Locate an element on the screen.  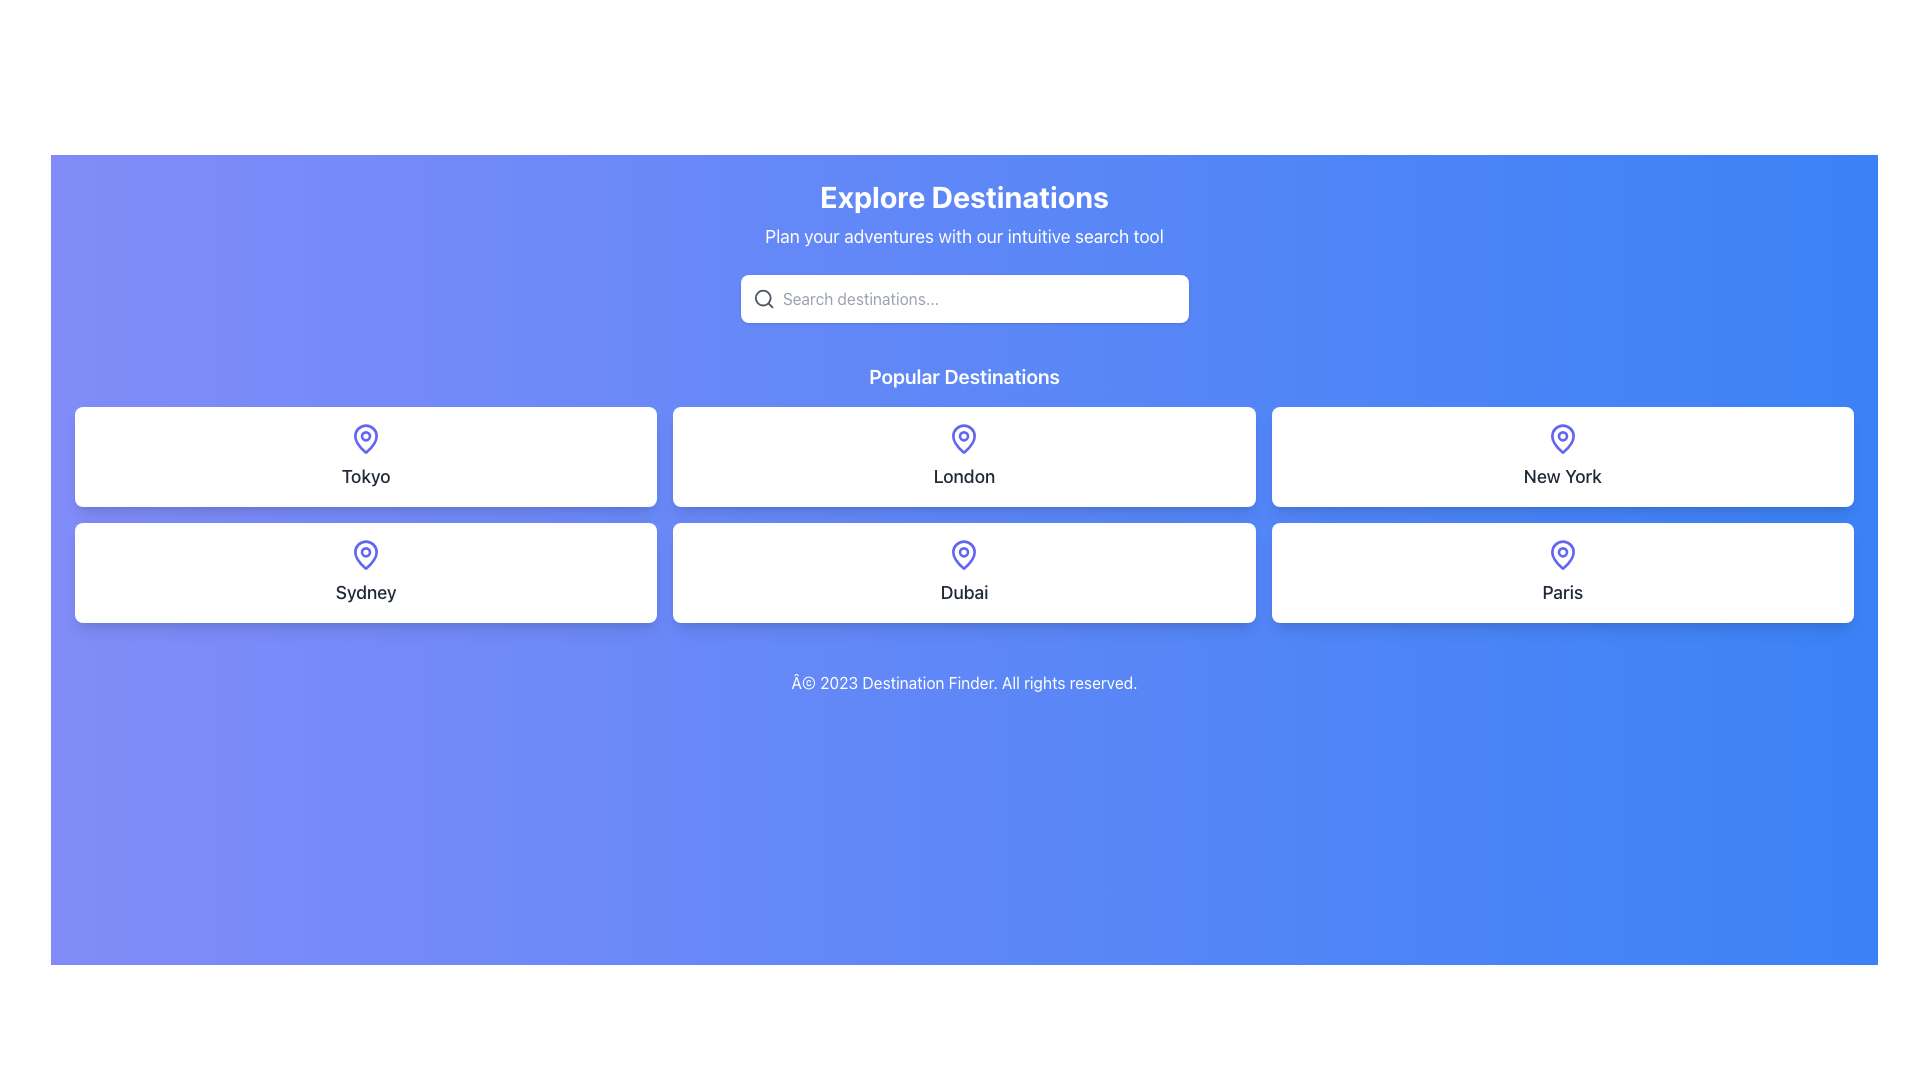
the card displaying information about the city 'London', which is positioned between the 'Tokyo' and 'New York' cards in a grid layout is located at coordinates (964, 456).